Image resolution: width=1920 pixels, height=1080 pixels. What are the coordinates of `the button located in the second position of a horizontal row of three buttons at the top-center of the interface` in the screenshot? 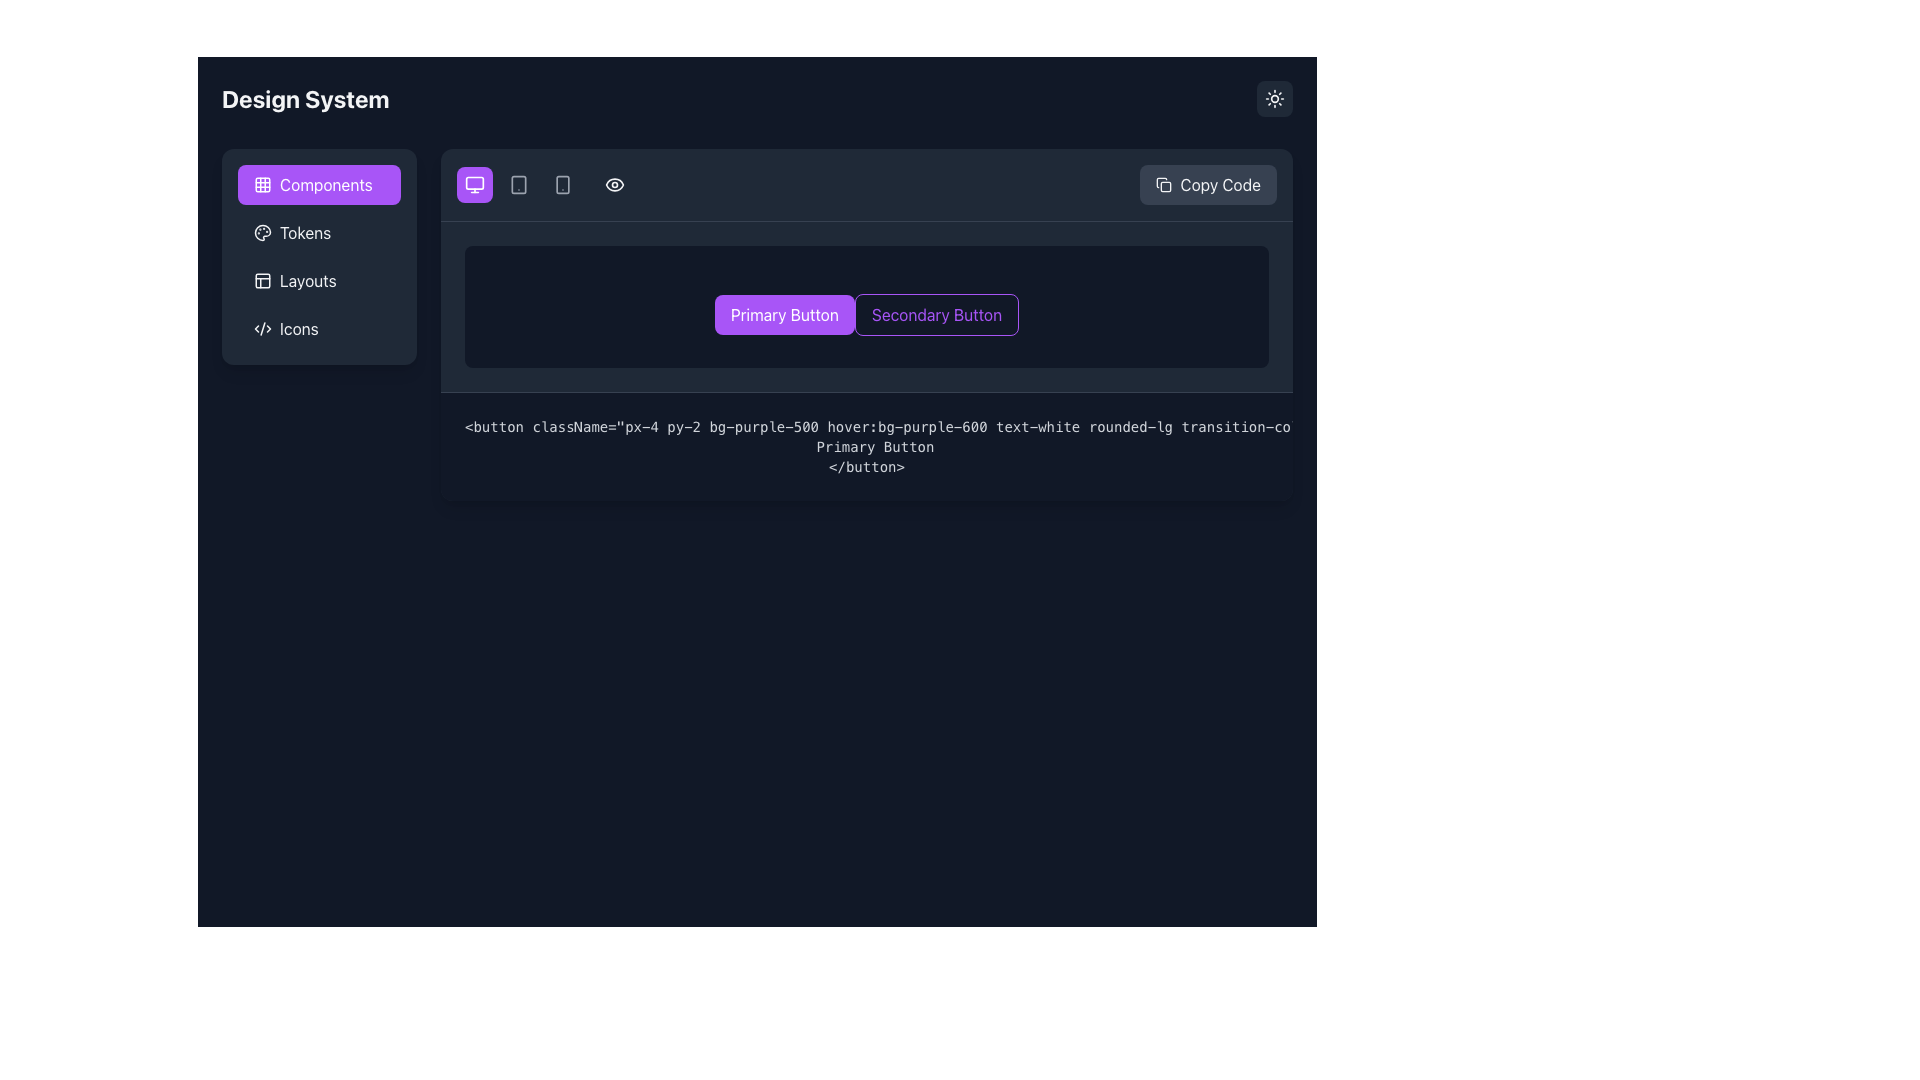 It's located at (518, 185).